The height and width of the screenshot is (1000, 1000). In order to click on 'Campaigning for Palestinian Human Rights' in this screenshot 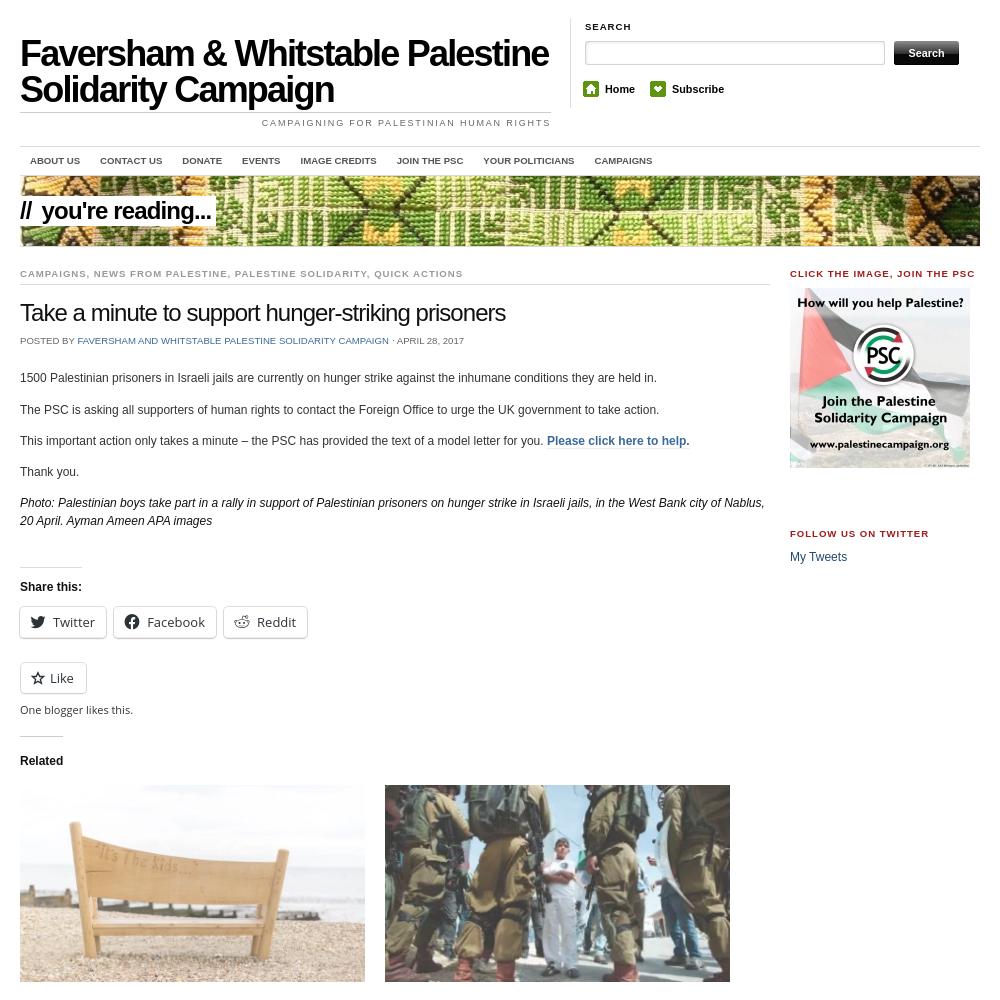, I will do `click(406, 121)`.